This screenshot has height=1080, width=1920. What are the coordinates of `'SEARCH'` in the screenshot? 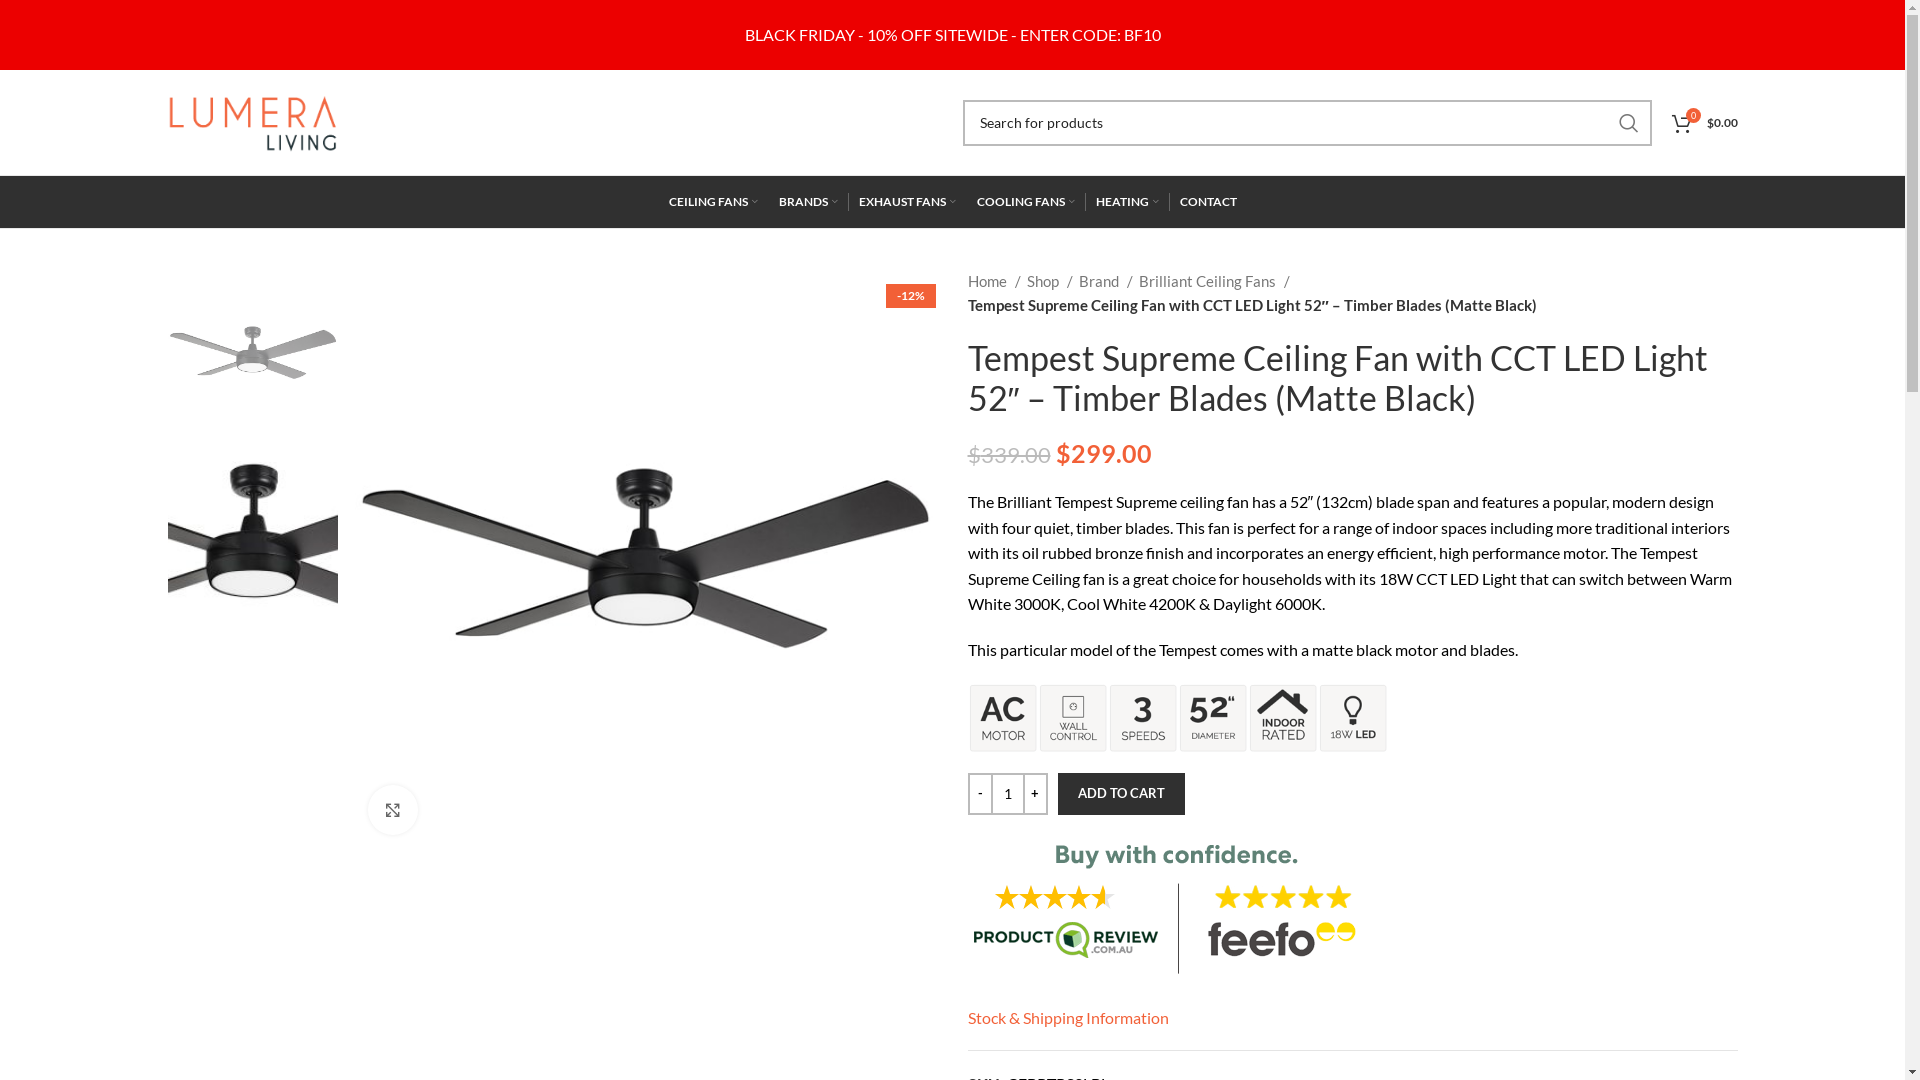 It's located at (1628, 123).